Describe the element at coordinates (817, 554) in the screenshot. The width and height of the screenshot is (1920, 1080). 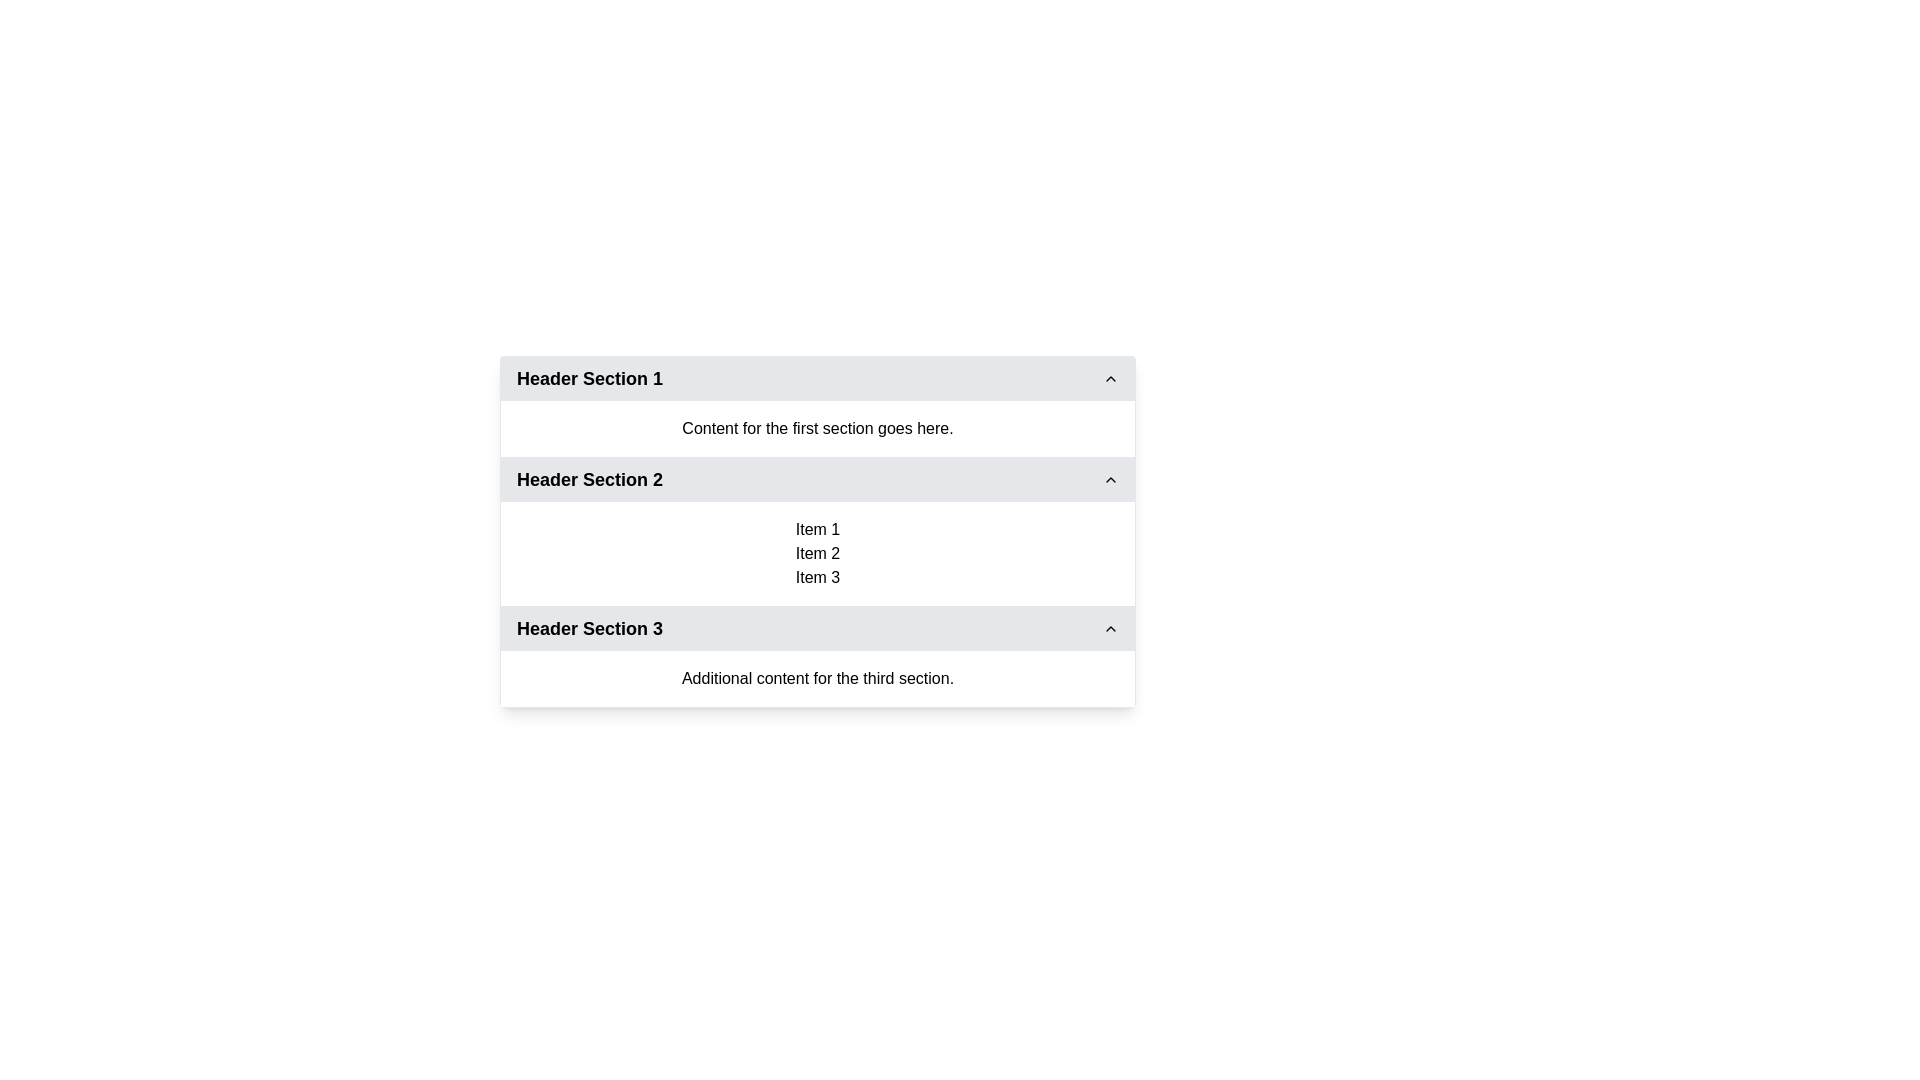
I see `the text label displaying 'Item 2', which is the second item in a vertical list under 'Header Section 2'` at that location.